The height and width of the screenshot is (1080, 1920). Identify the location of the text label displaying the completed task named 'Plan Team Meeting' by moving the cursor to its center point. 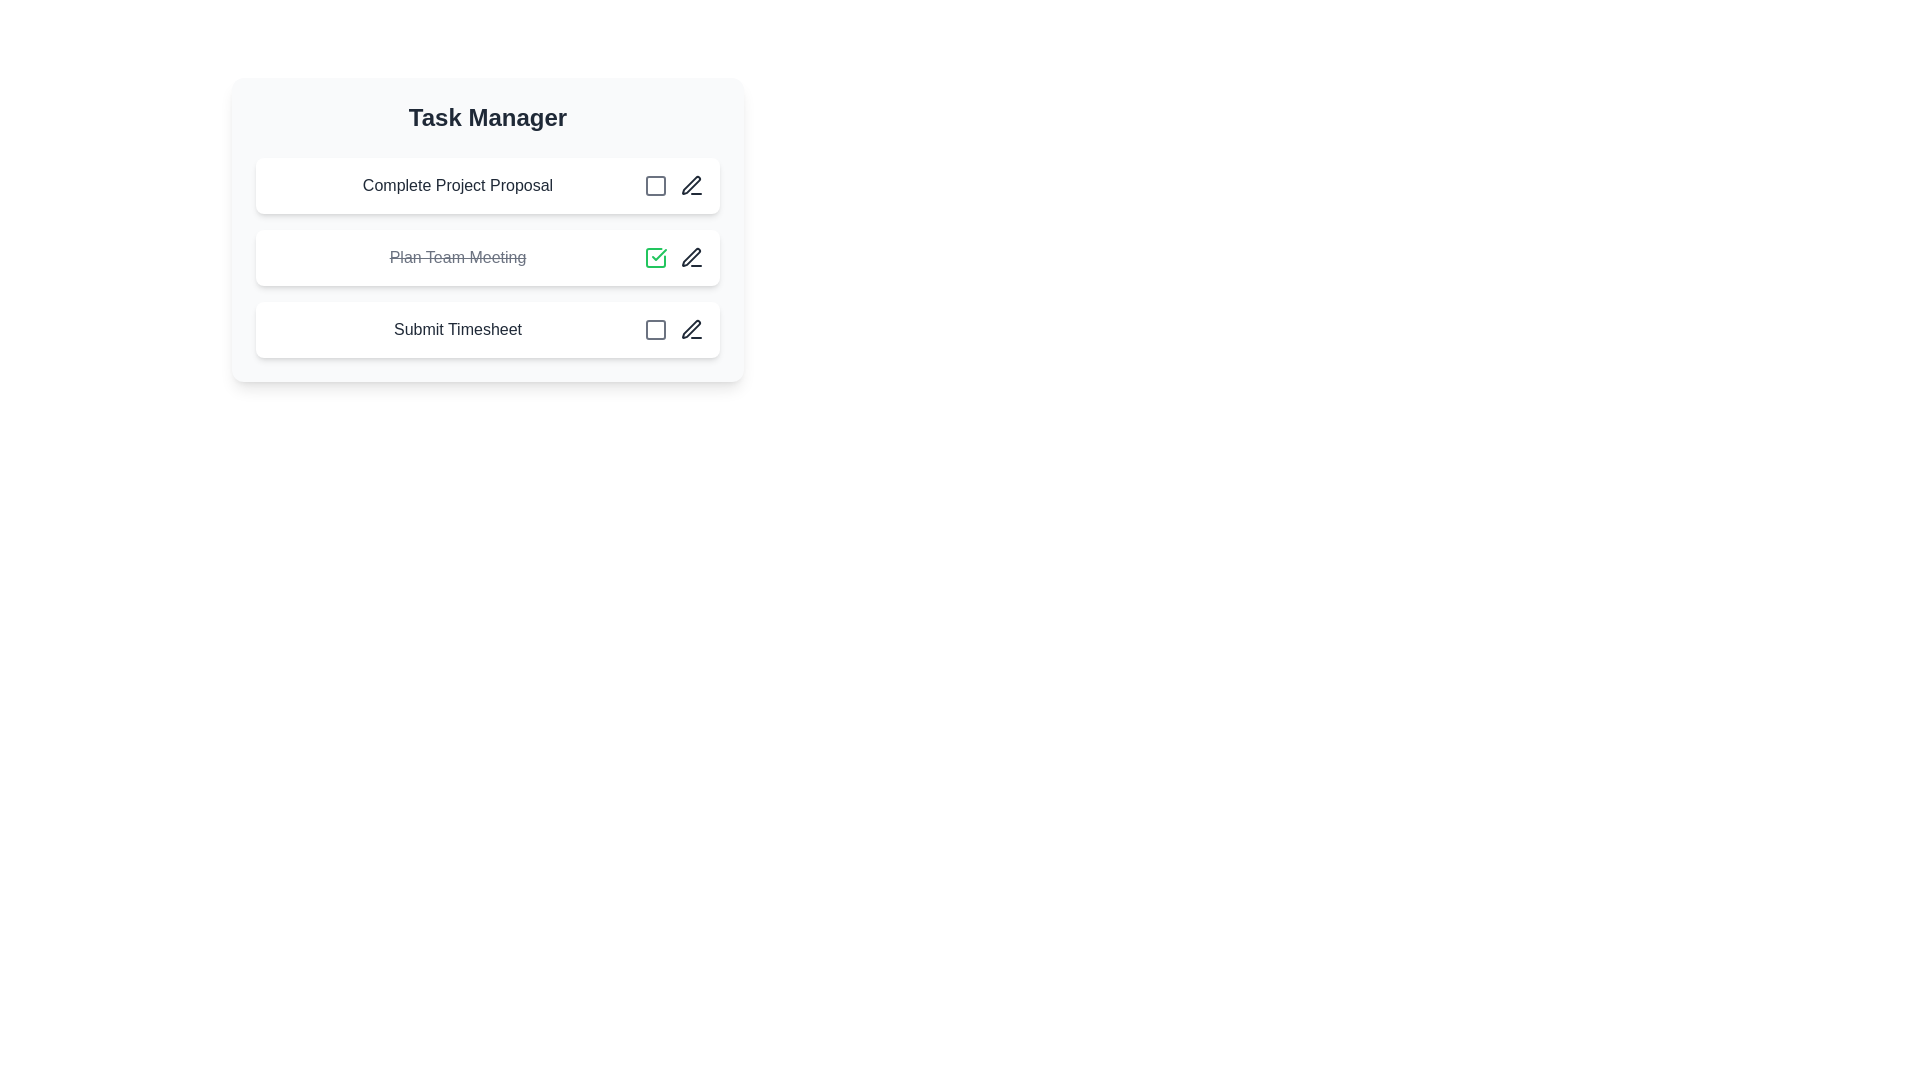
(456, 257).